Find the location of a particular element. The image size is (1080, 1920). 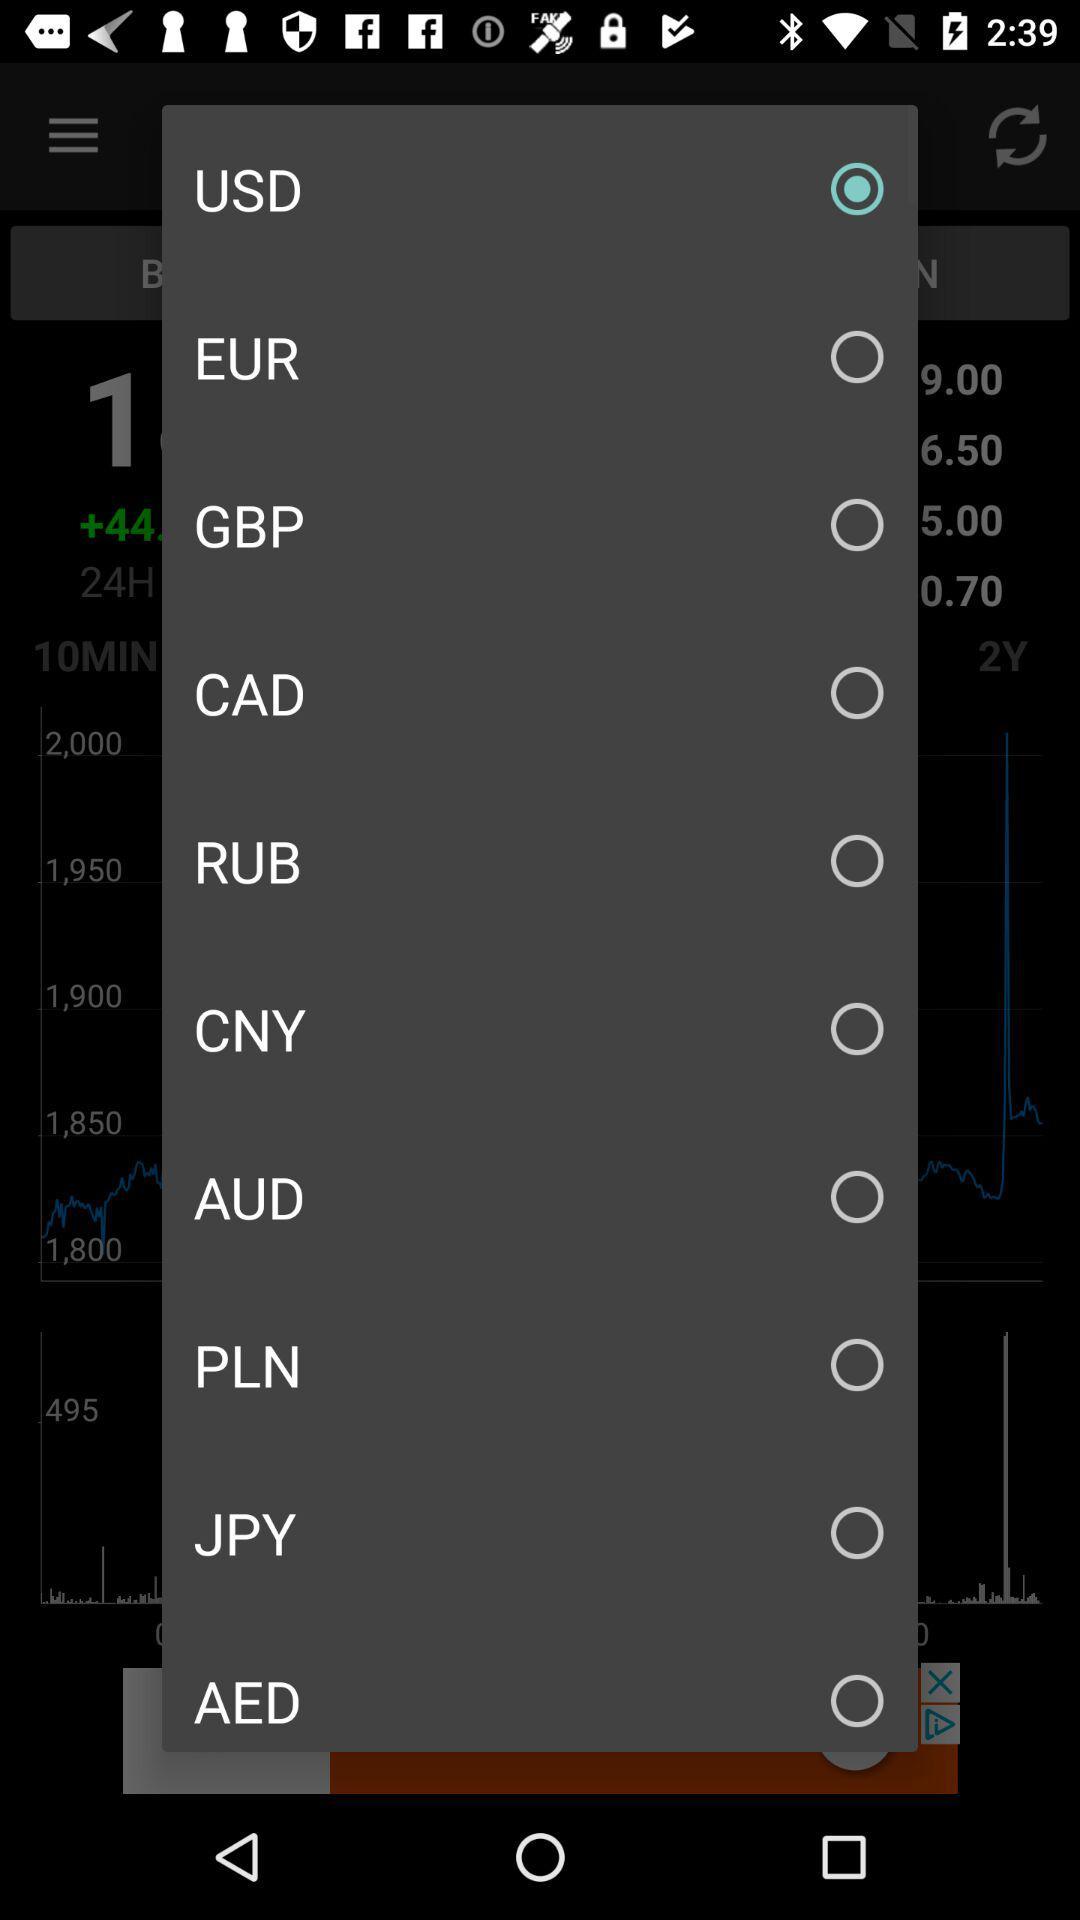

item above the cad item is located at coordinates (540, 524).